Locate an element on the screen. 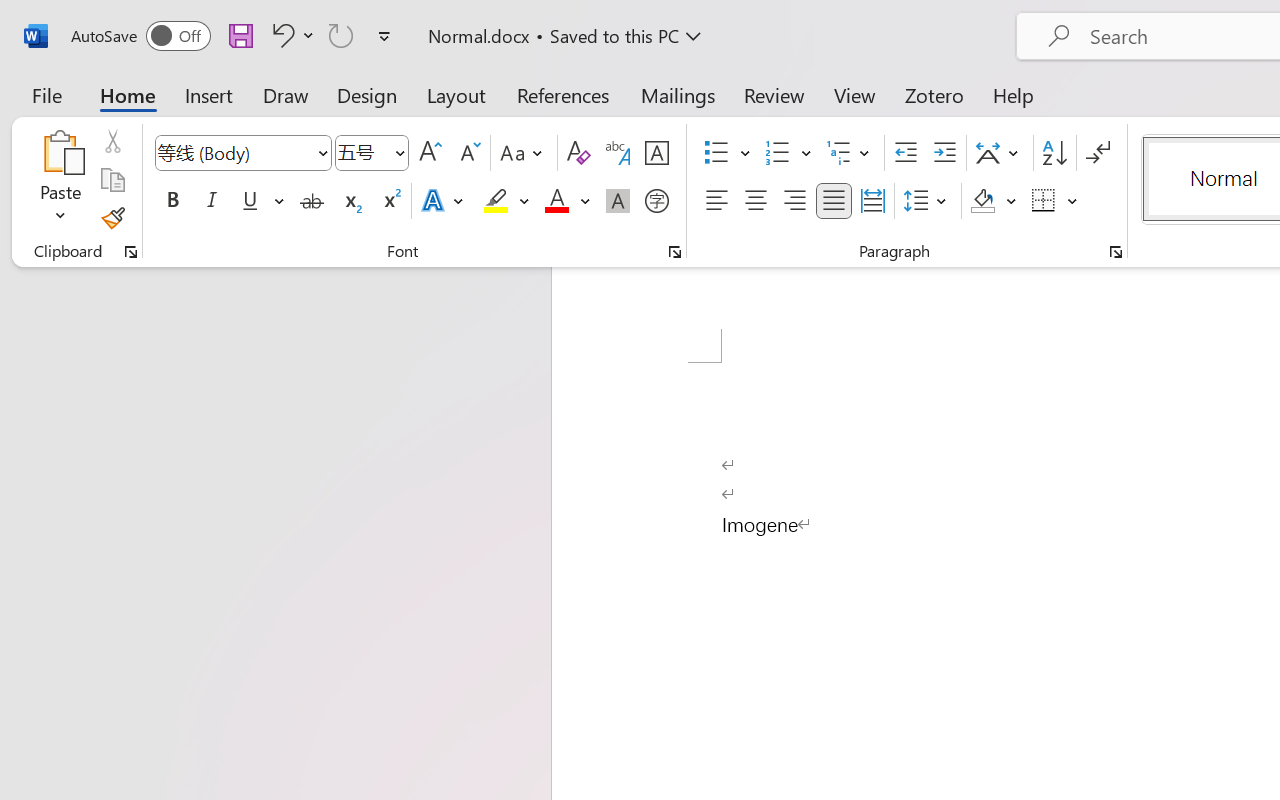  'Font Color' is located at coordinates (566, 201).